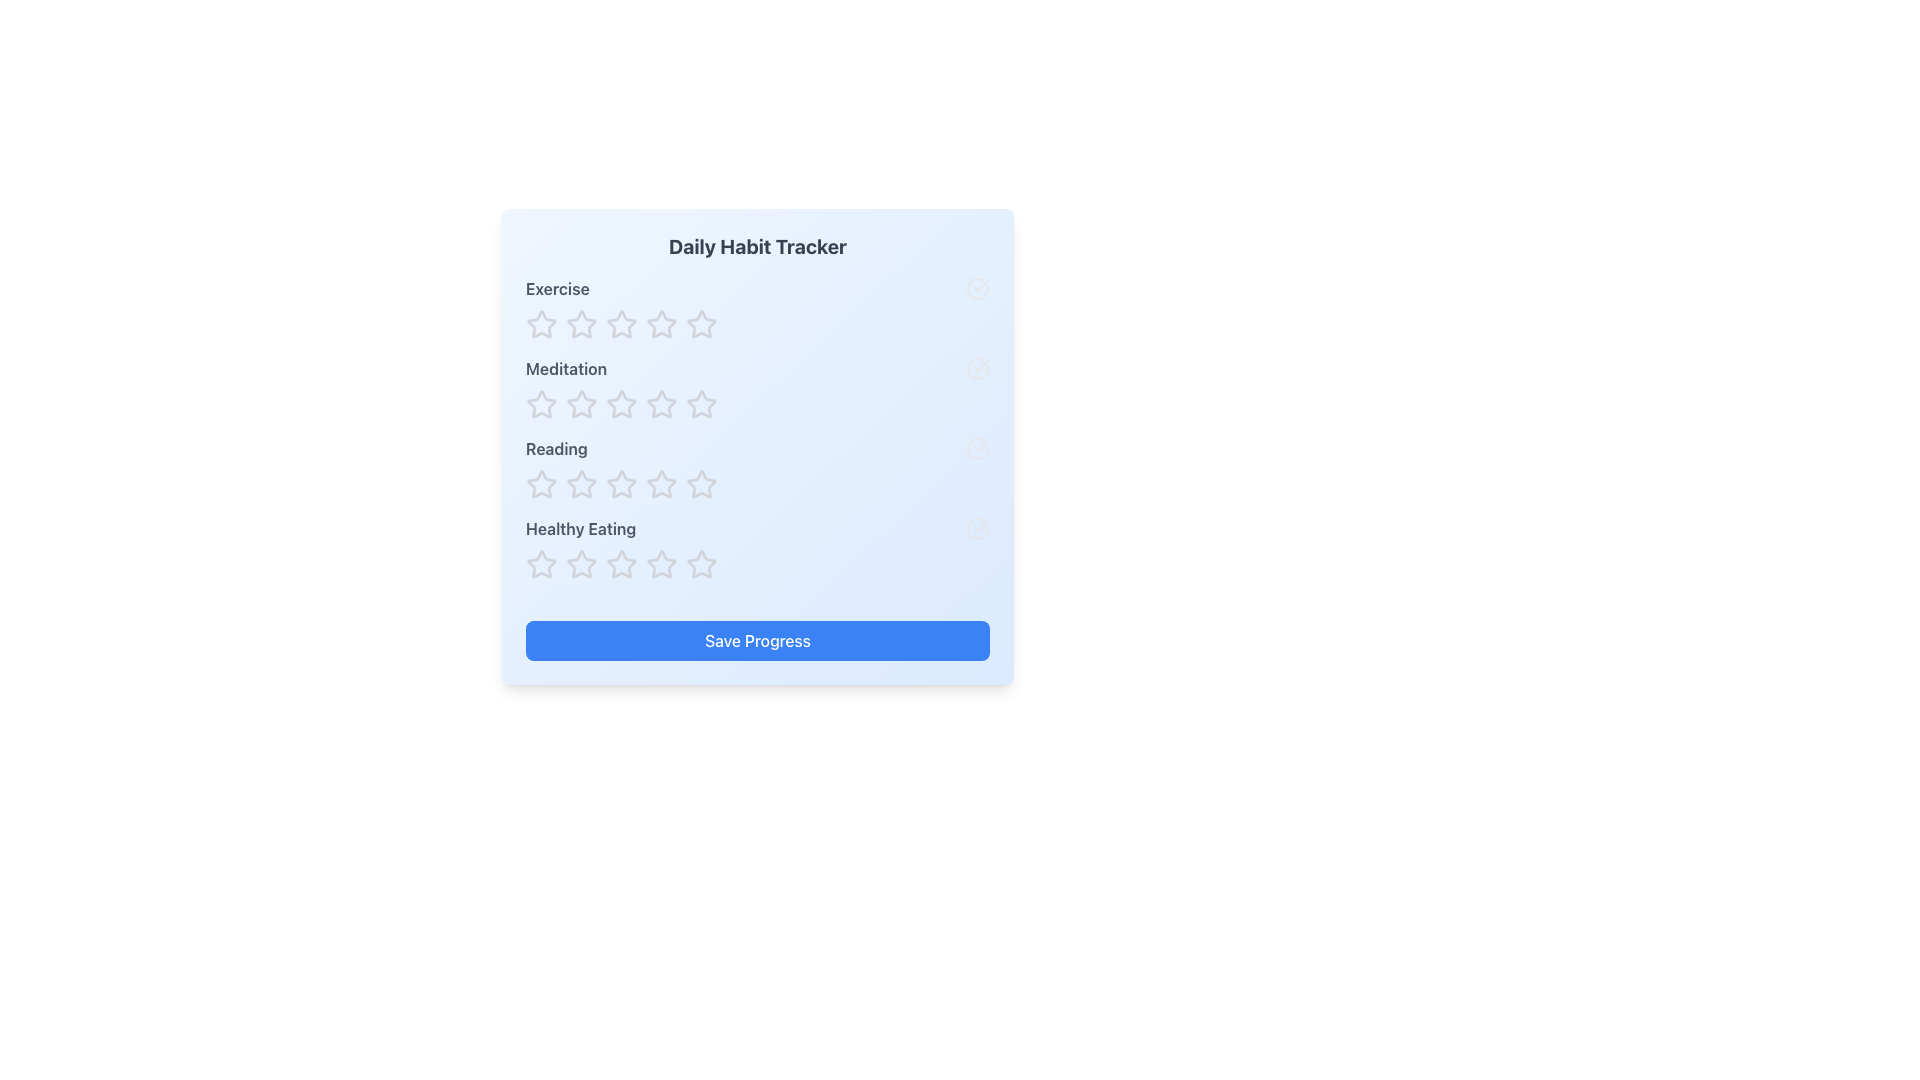 The width and height of the screenshot is (1920, 1080). I want to click on the fourth interactive rating star icon in the row associated with 'Reading', which is located above the 'Save Progress' button in the habit tracker grid, so click(621, 485).